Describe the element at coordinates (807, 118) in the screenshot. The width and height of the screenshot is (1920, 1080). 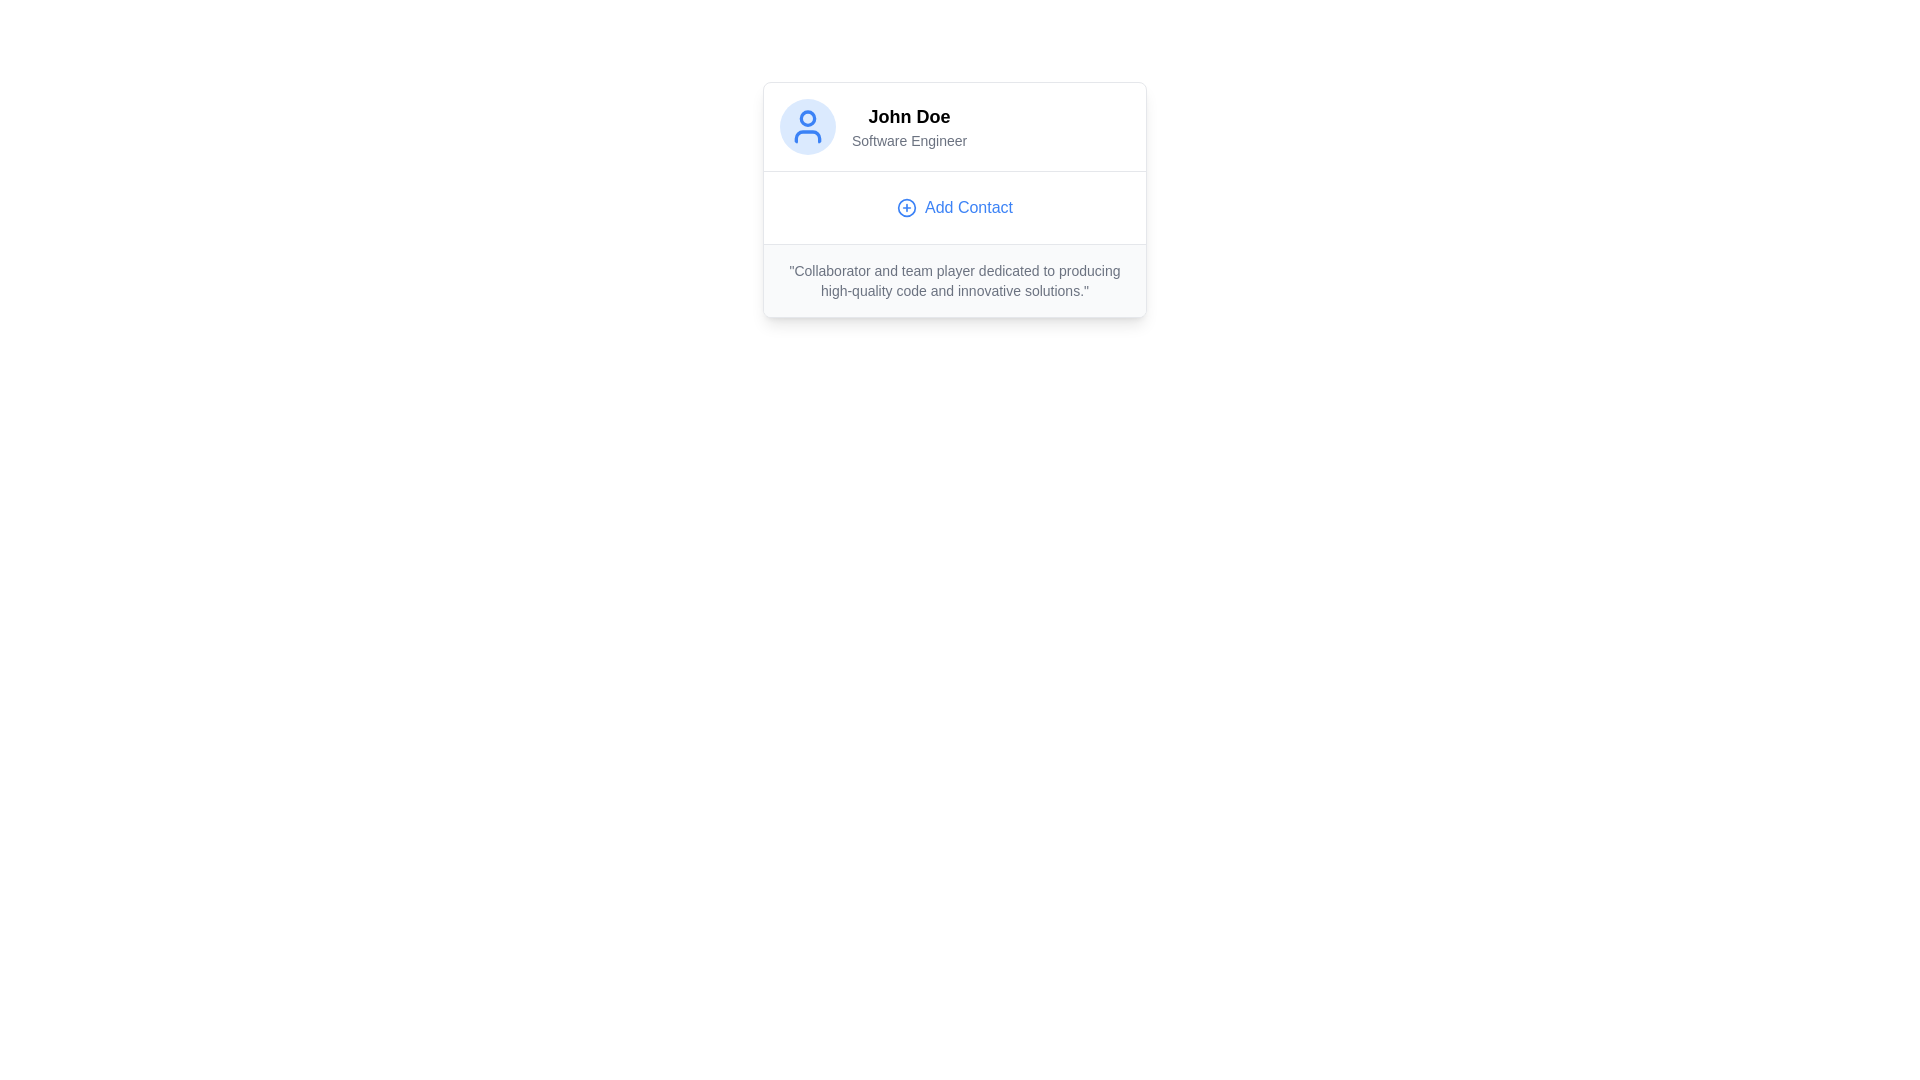
I see `the circular SVG element inside the avatar icon in the user profile card, which is positioned above the textual information and horizontally centered within the avatar icon` at that location.